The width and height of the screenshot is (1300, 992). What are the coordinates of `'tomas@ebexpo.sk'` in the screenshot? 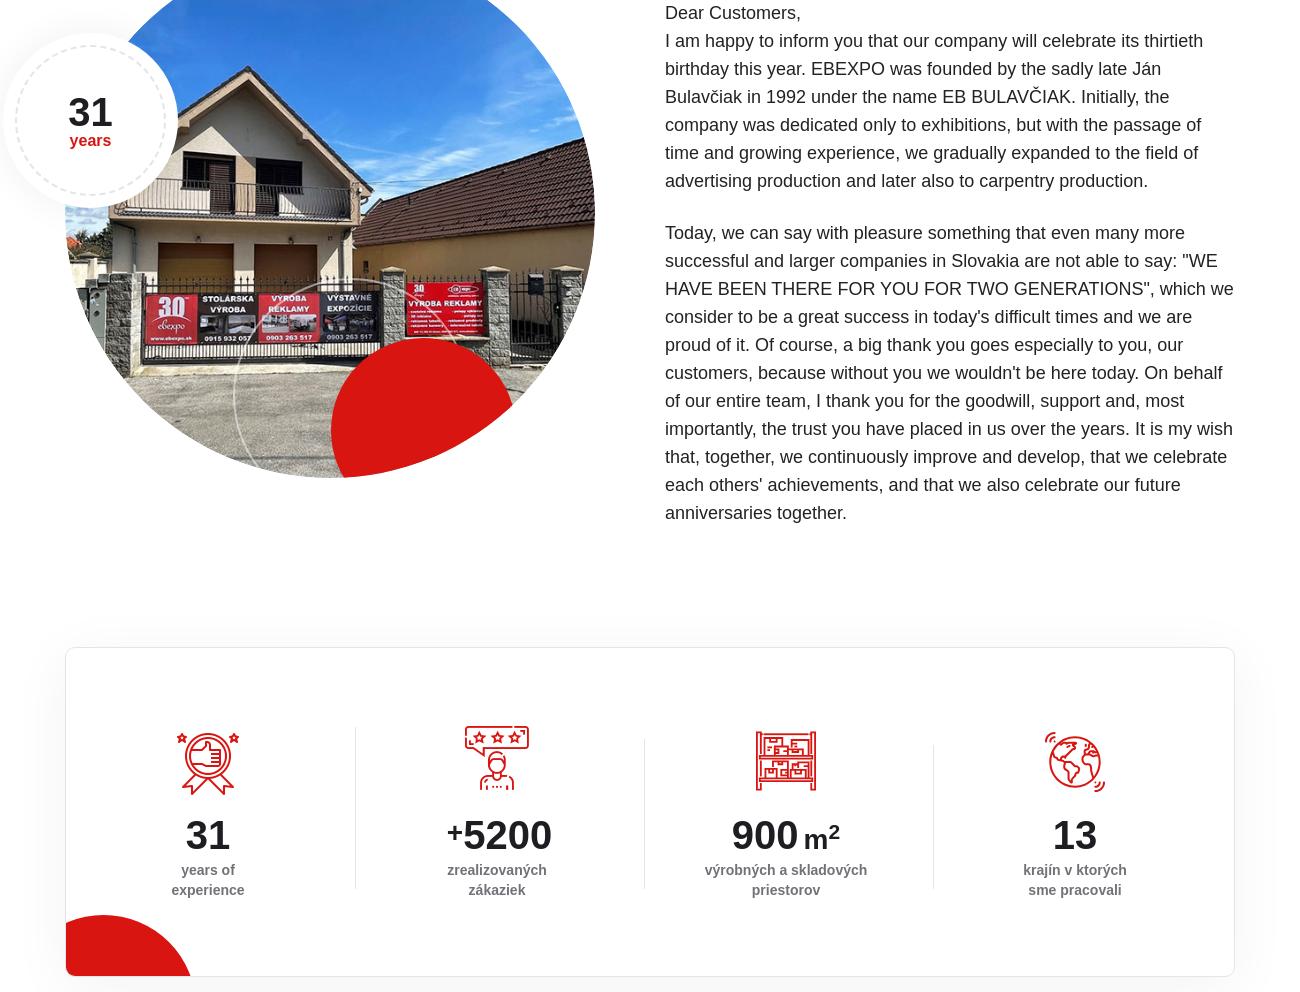 It's located at (600, 885).